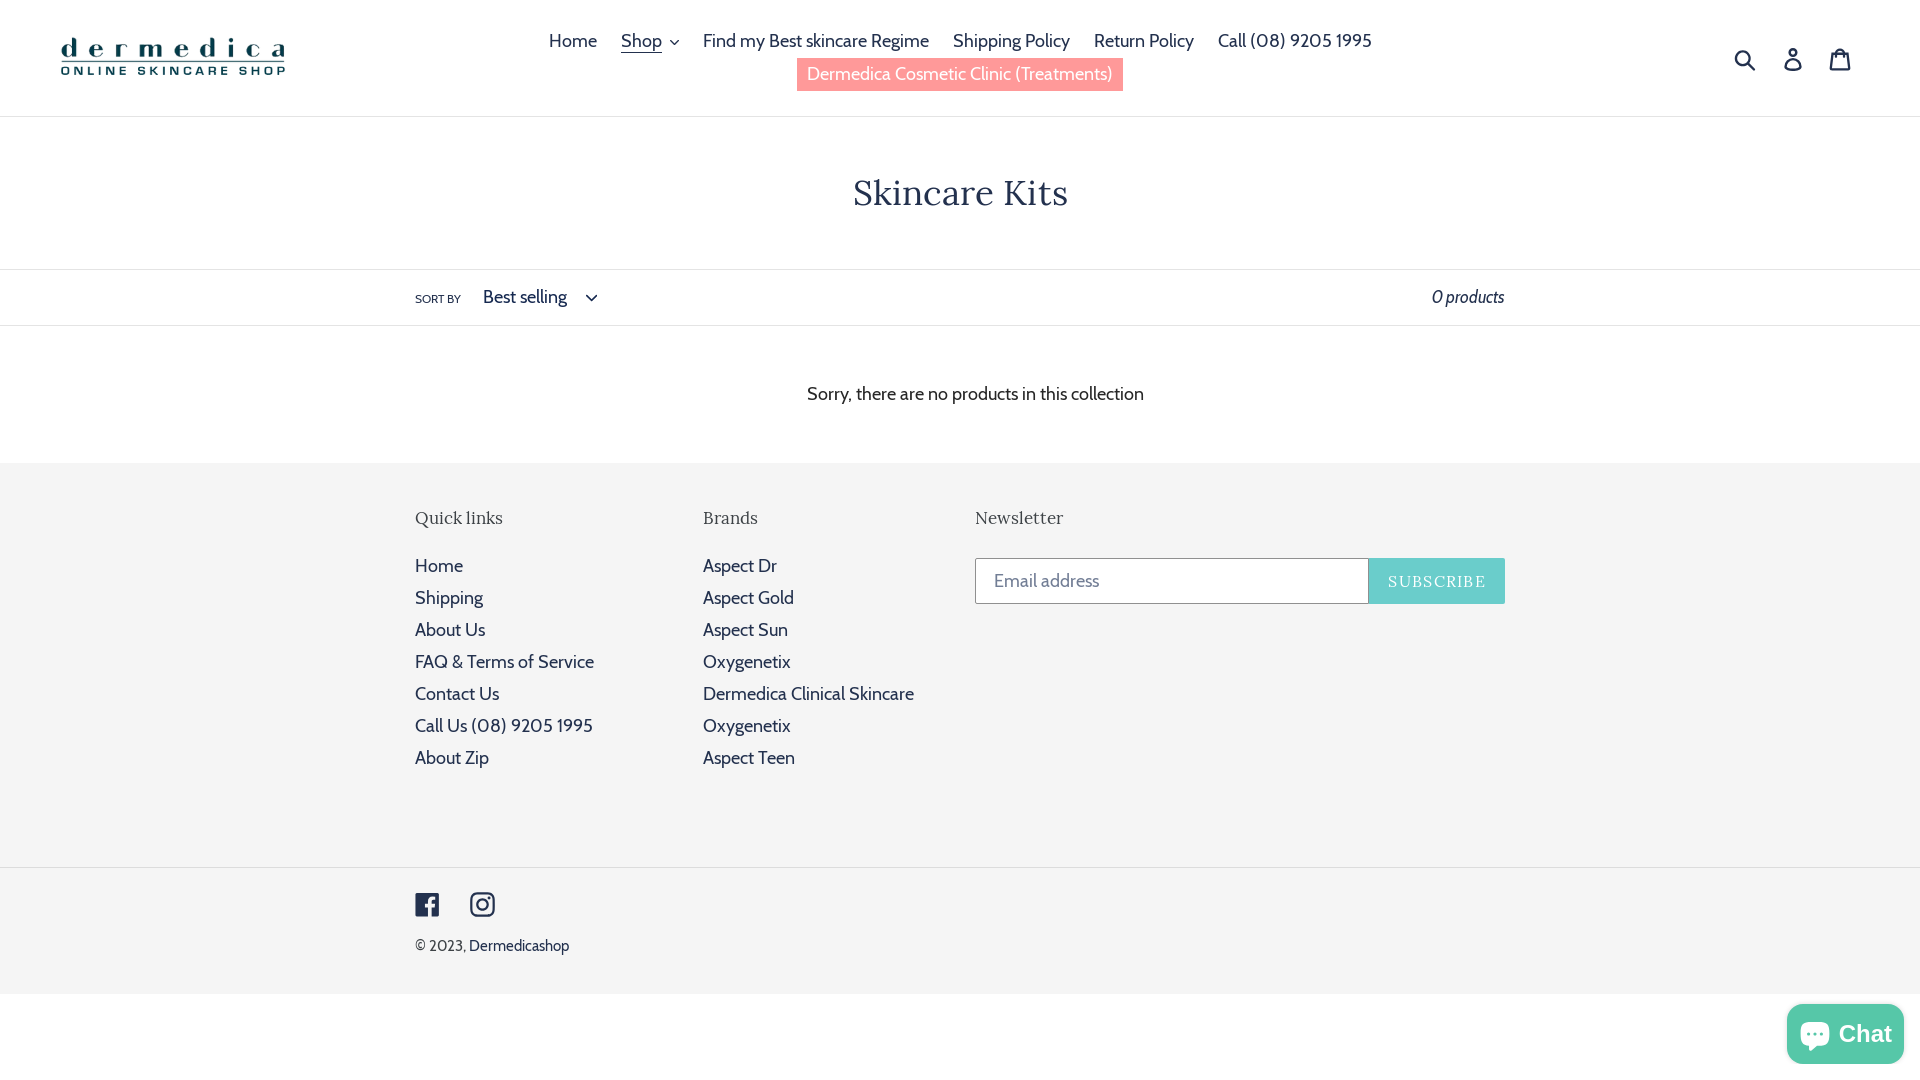 Image resolution: width=1920 pixels, height=1080 pixels. What do you see at coordinates (1207, 41) in the screenshot?
I see `'Call (08) 9205 1995'` at bounding box center [1207, 41].